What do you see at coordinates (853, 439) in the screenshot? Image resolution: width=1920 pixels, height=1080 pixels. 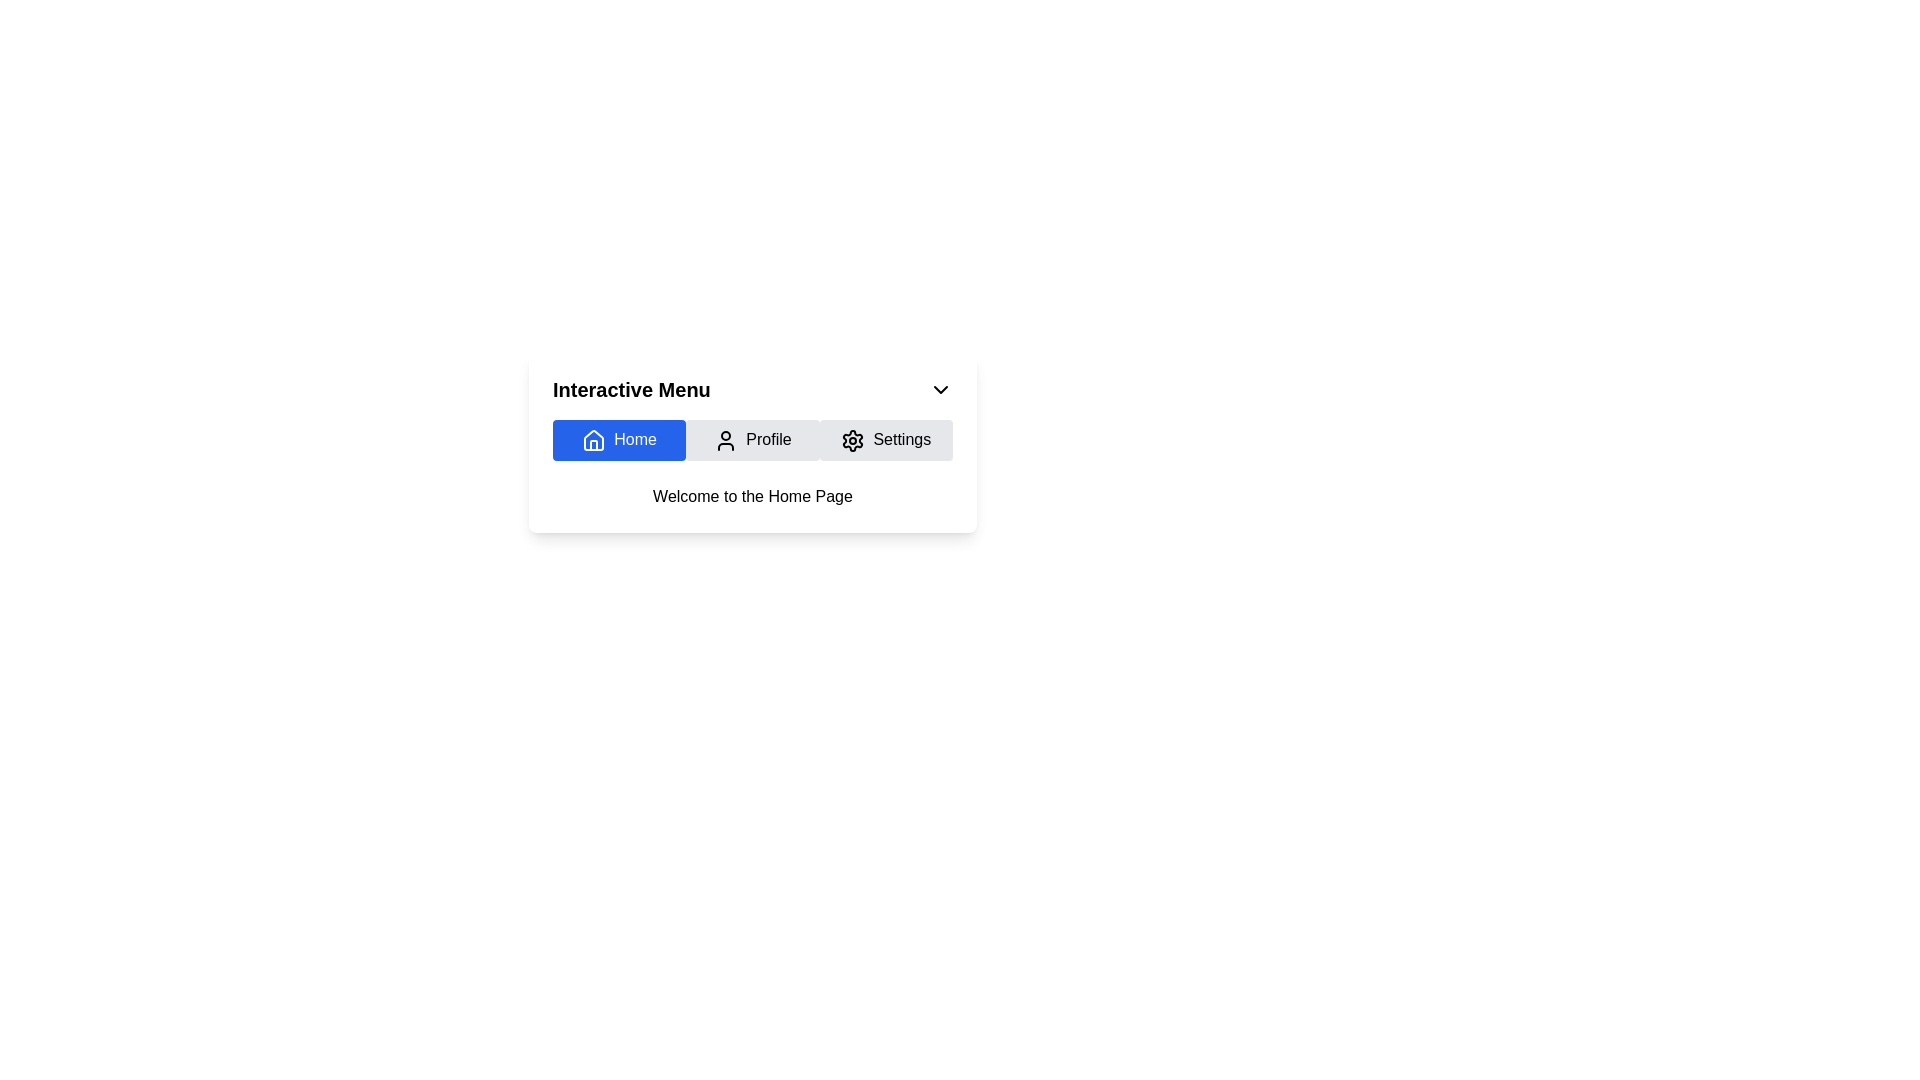 I see `the settings icon located on the rightmost side of the horizontal menu bar` at bounding box center [853, 439].